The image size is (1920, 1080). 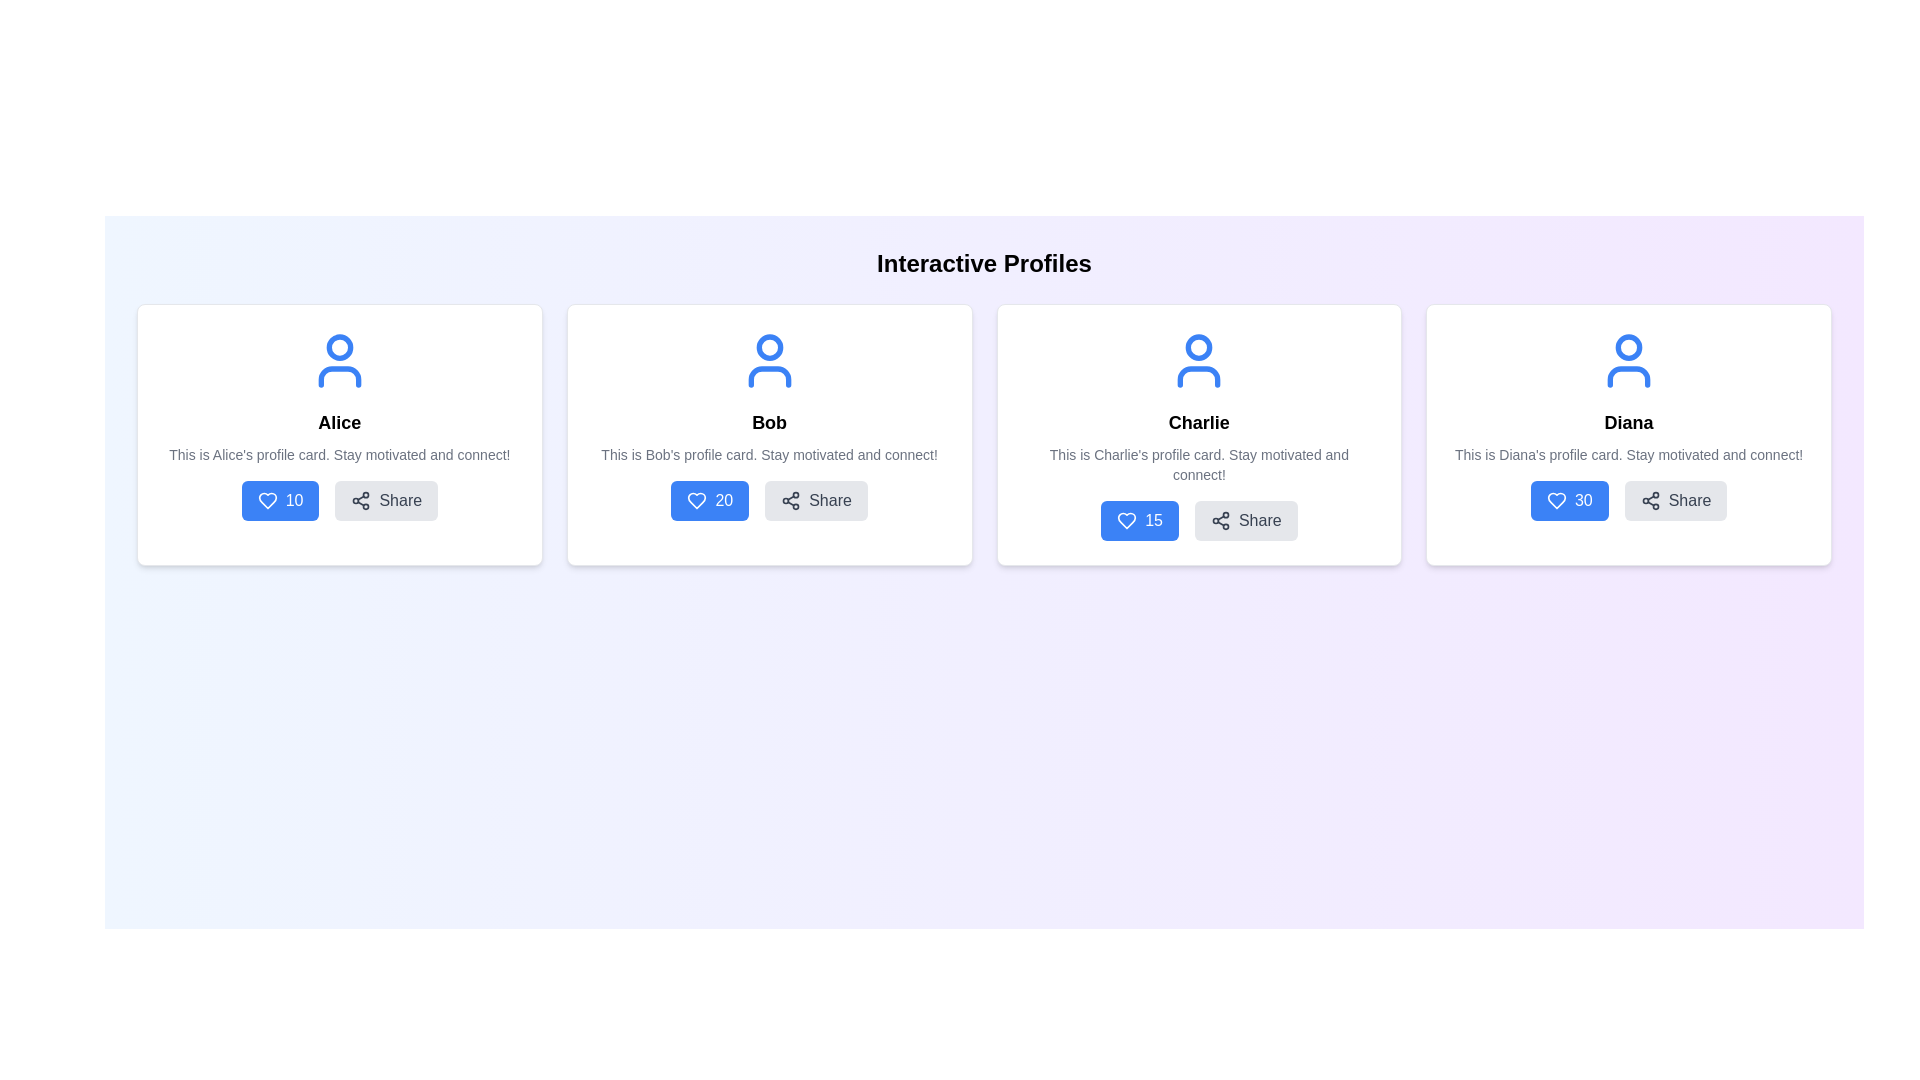 What do you see at coordinates (1629, 346) in the screenshot?
I see `the blue-outline circle in the user icon located at the top center of the profile card labeled 'Diana', which is the rightmost card in the interface` at bounding box center [1629, 346].